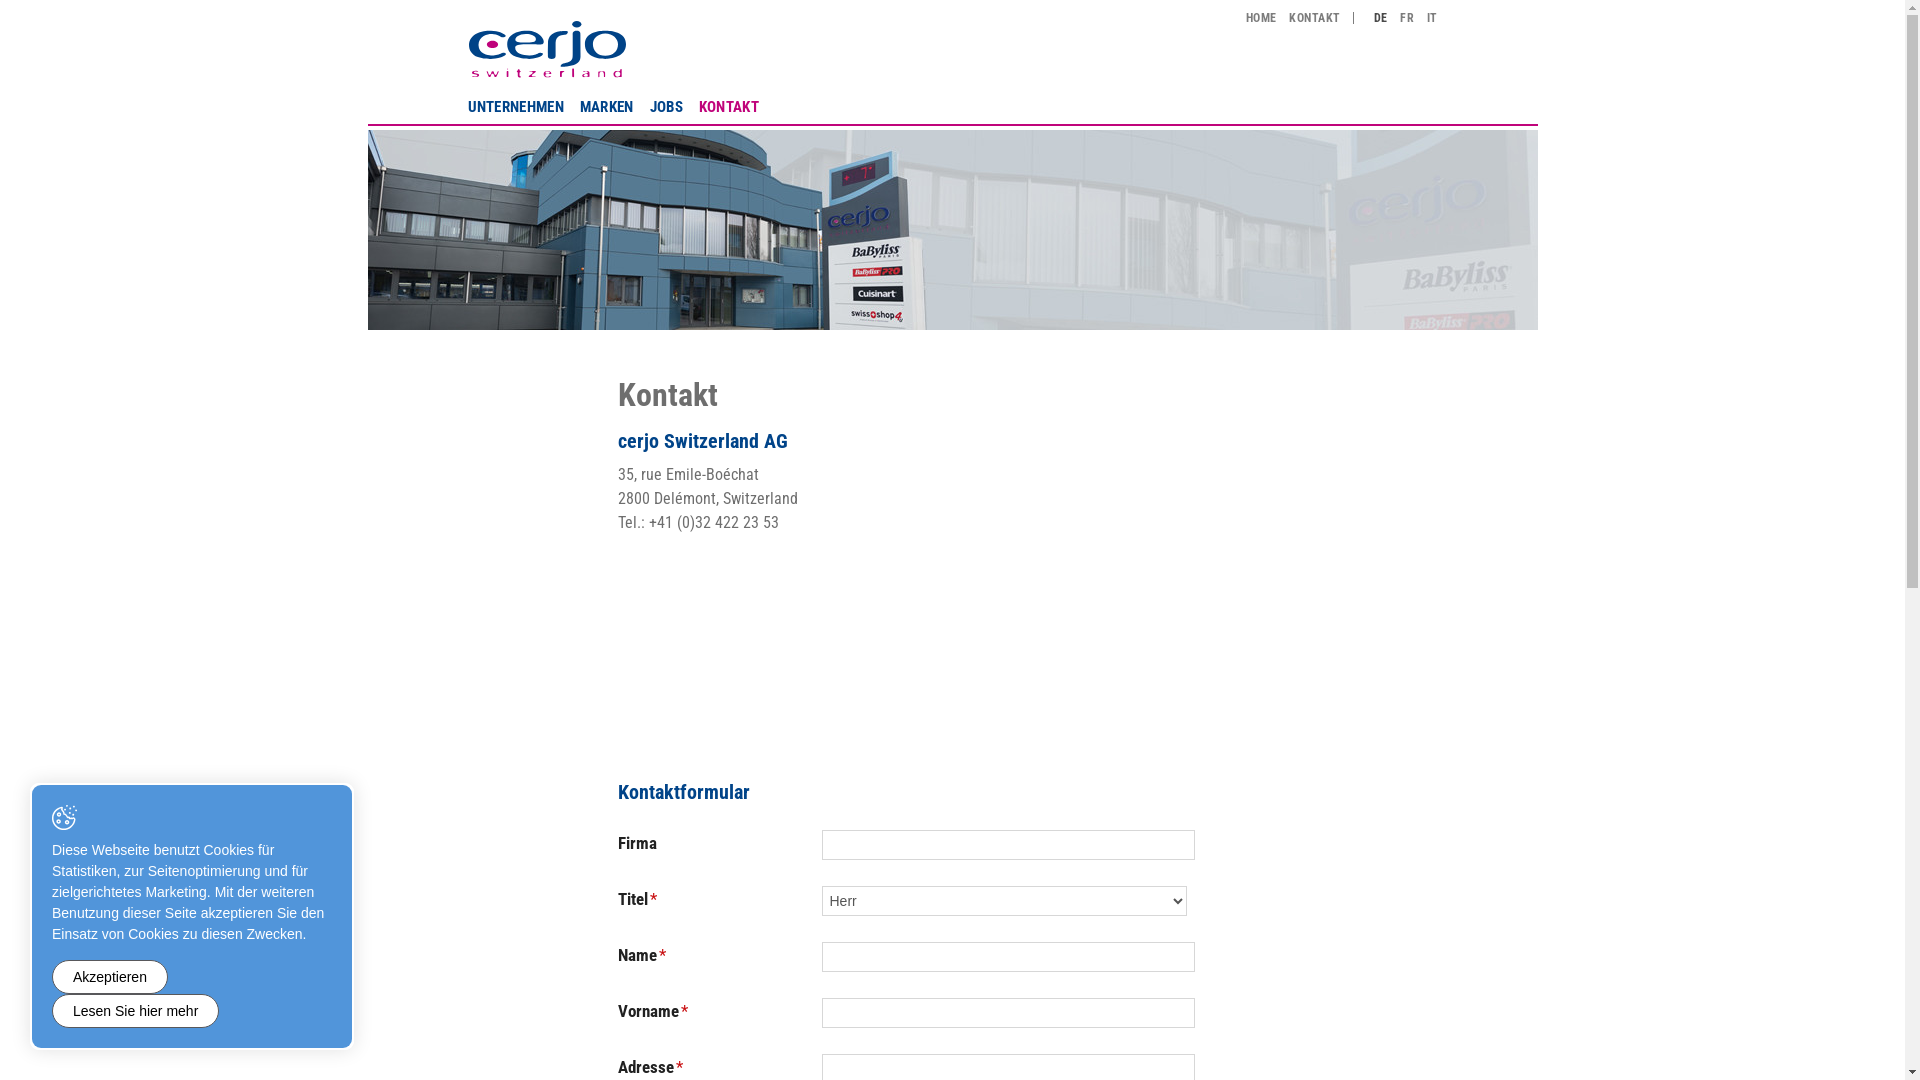 This screenshot has height=1080, width=1920. I want to click on 'Akzeptieren', so click(109, 975).